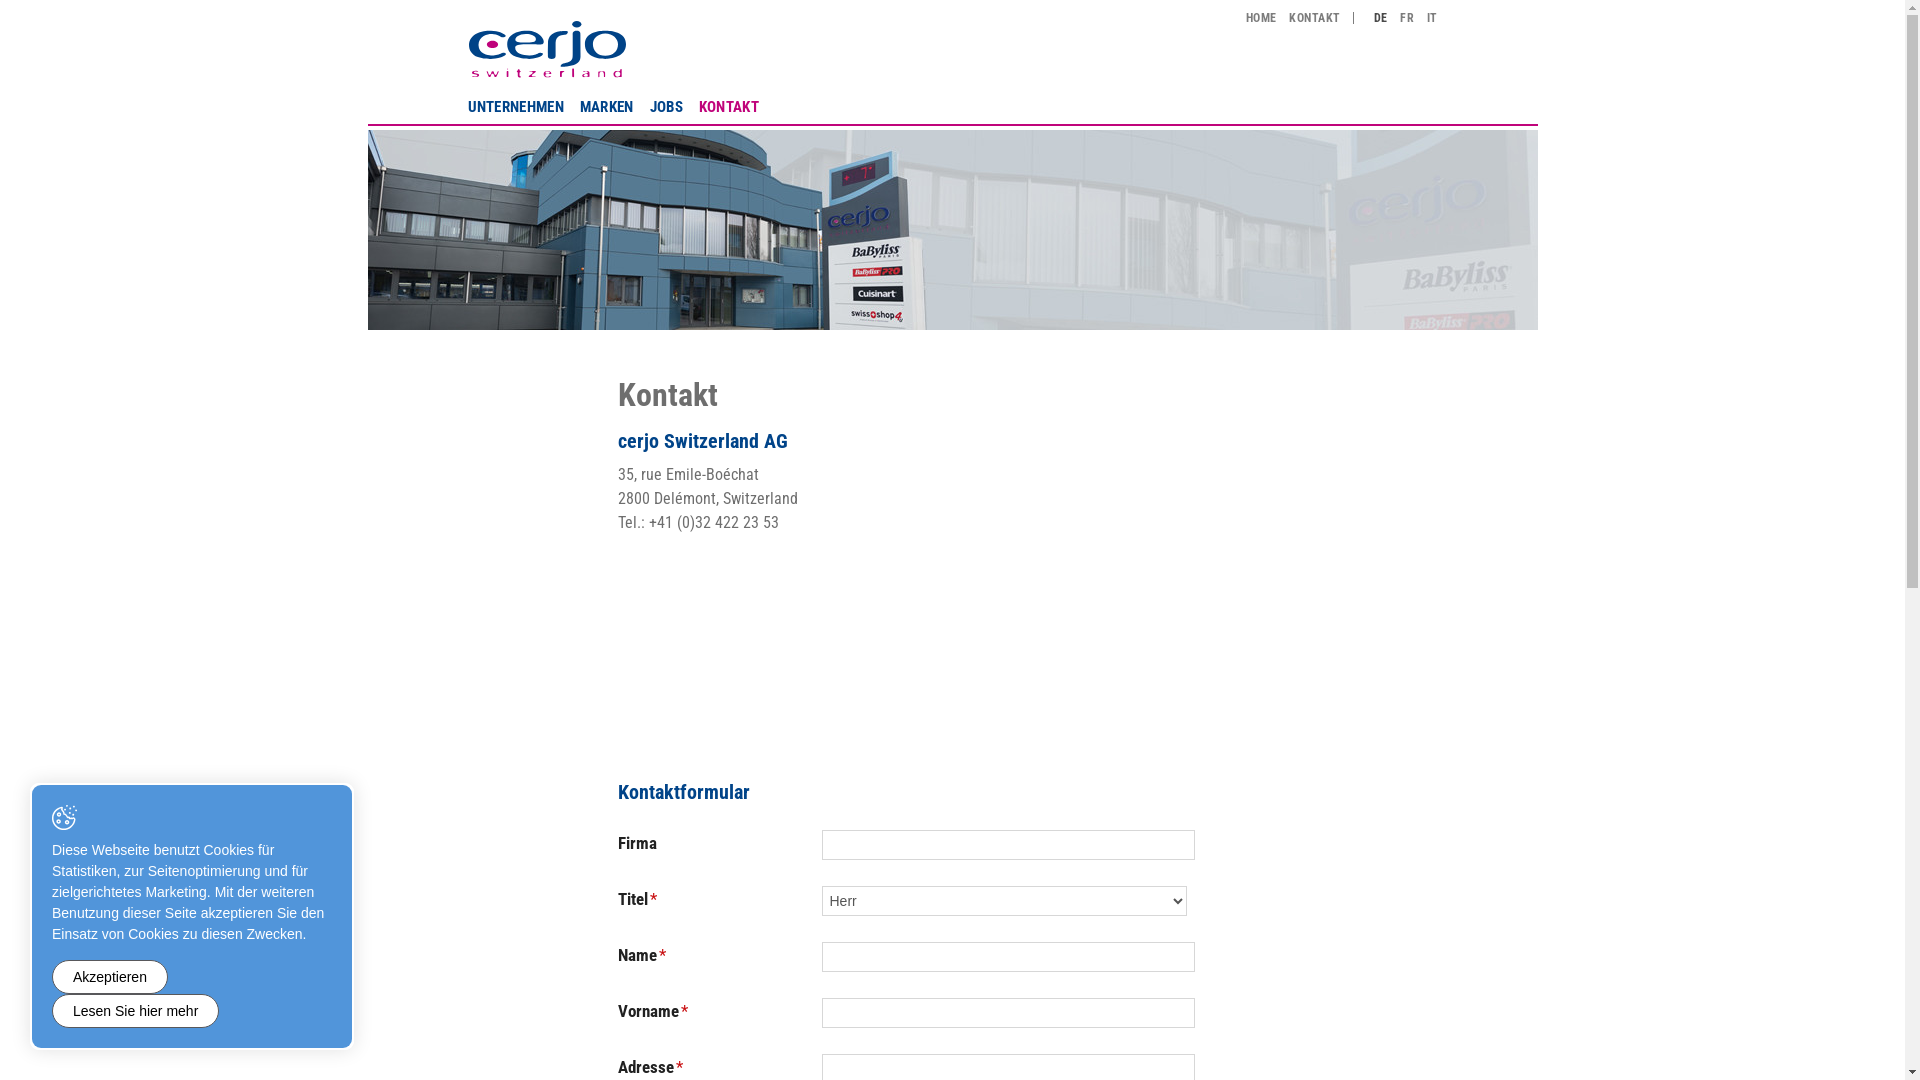 This screenshot has height=1080, width=1920. I want to click on 'Akzeptieren', so click(109, 975).